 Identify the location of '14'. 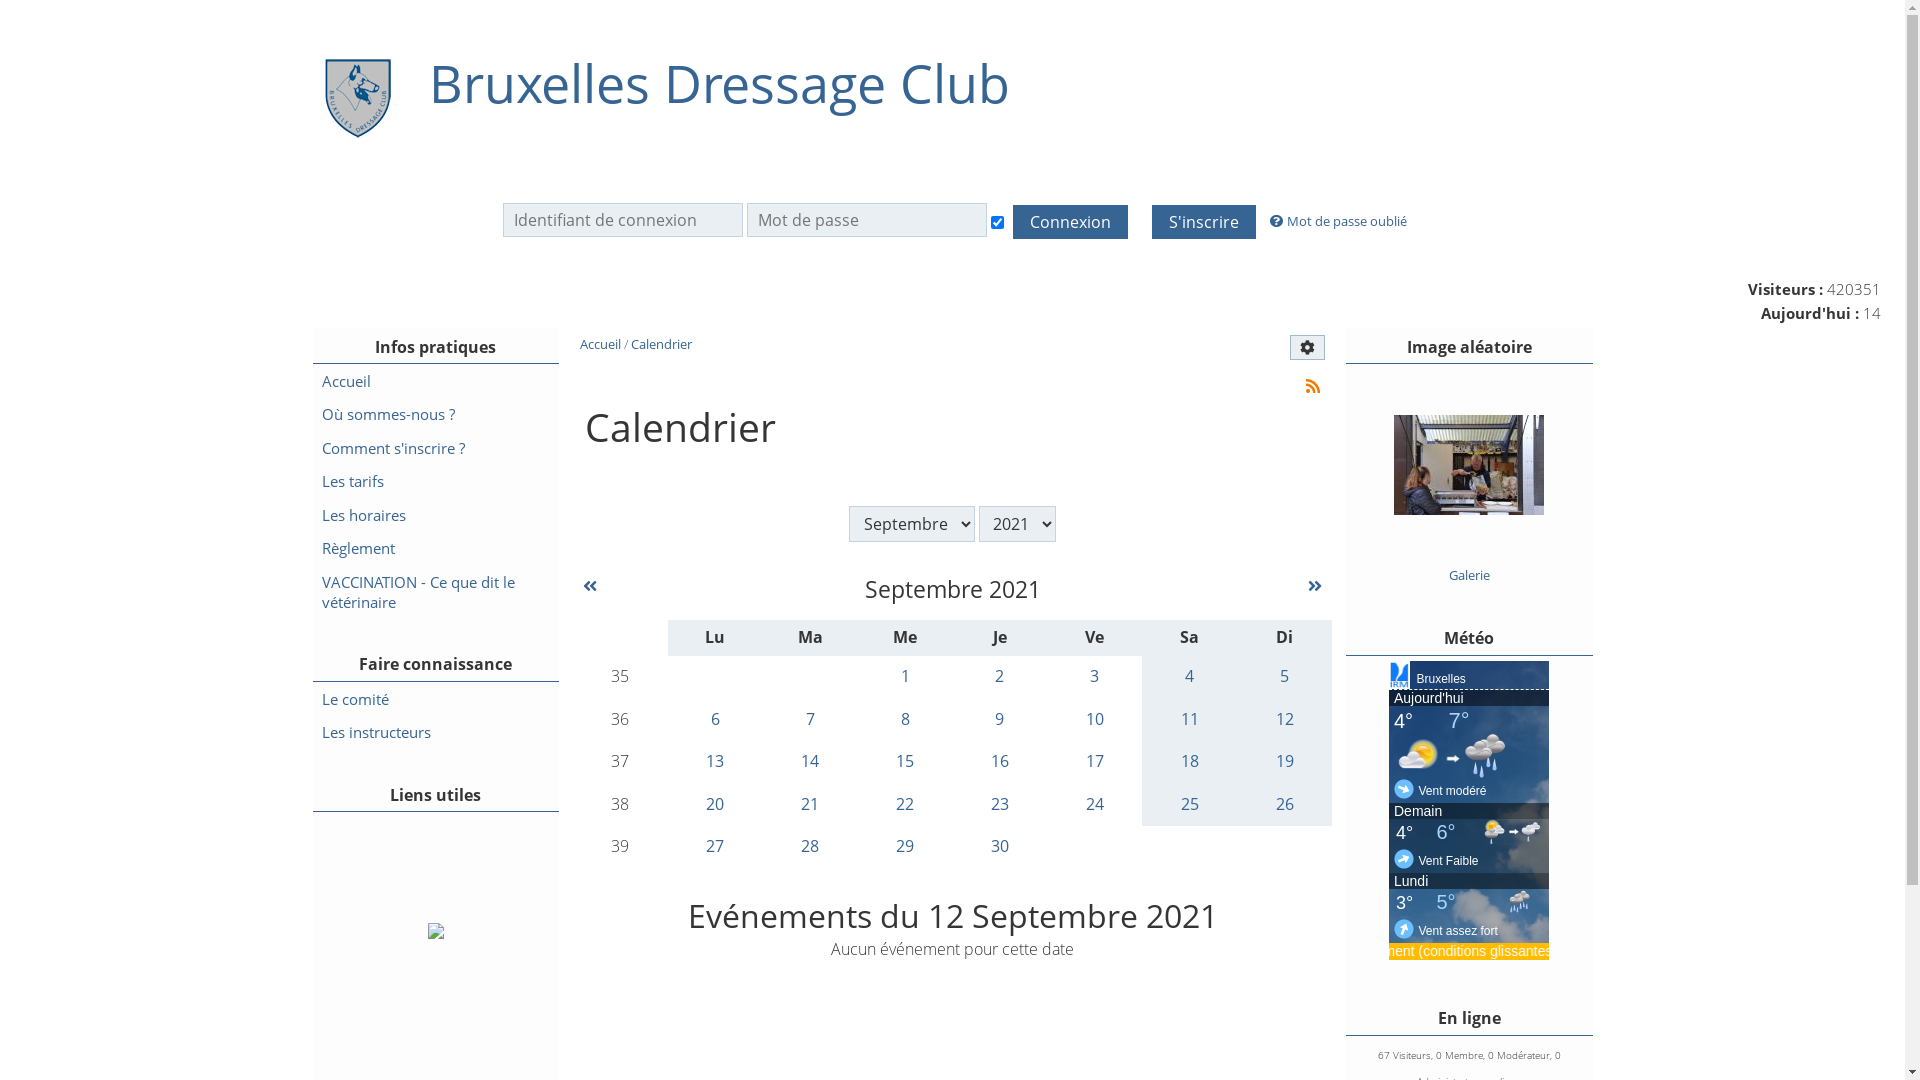
(810, 762).